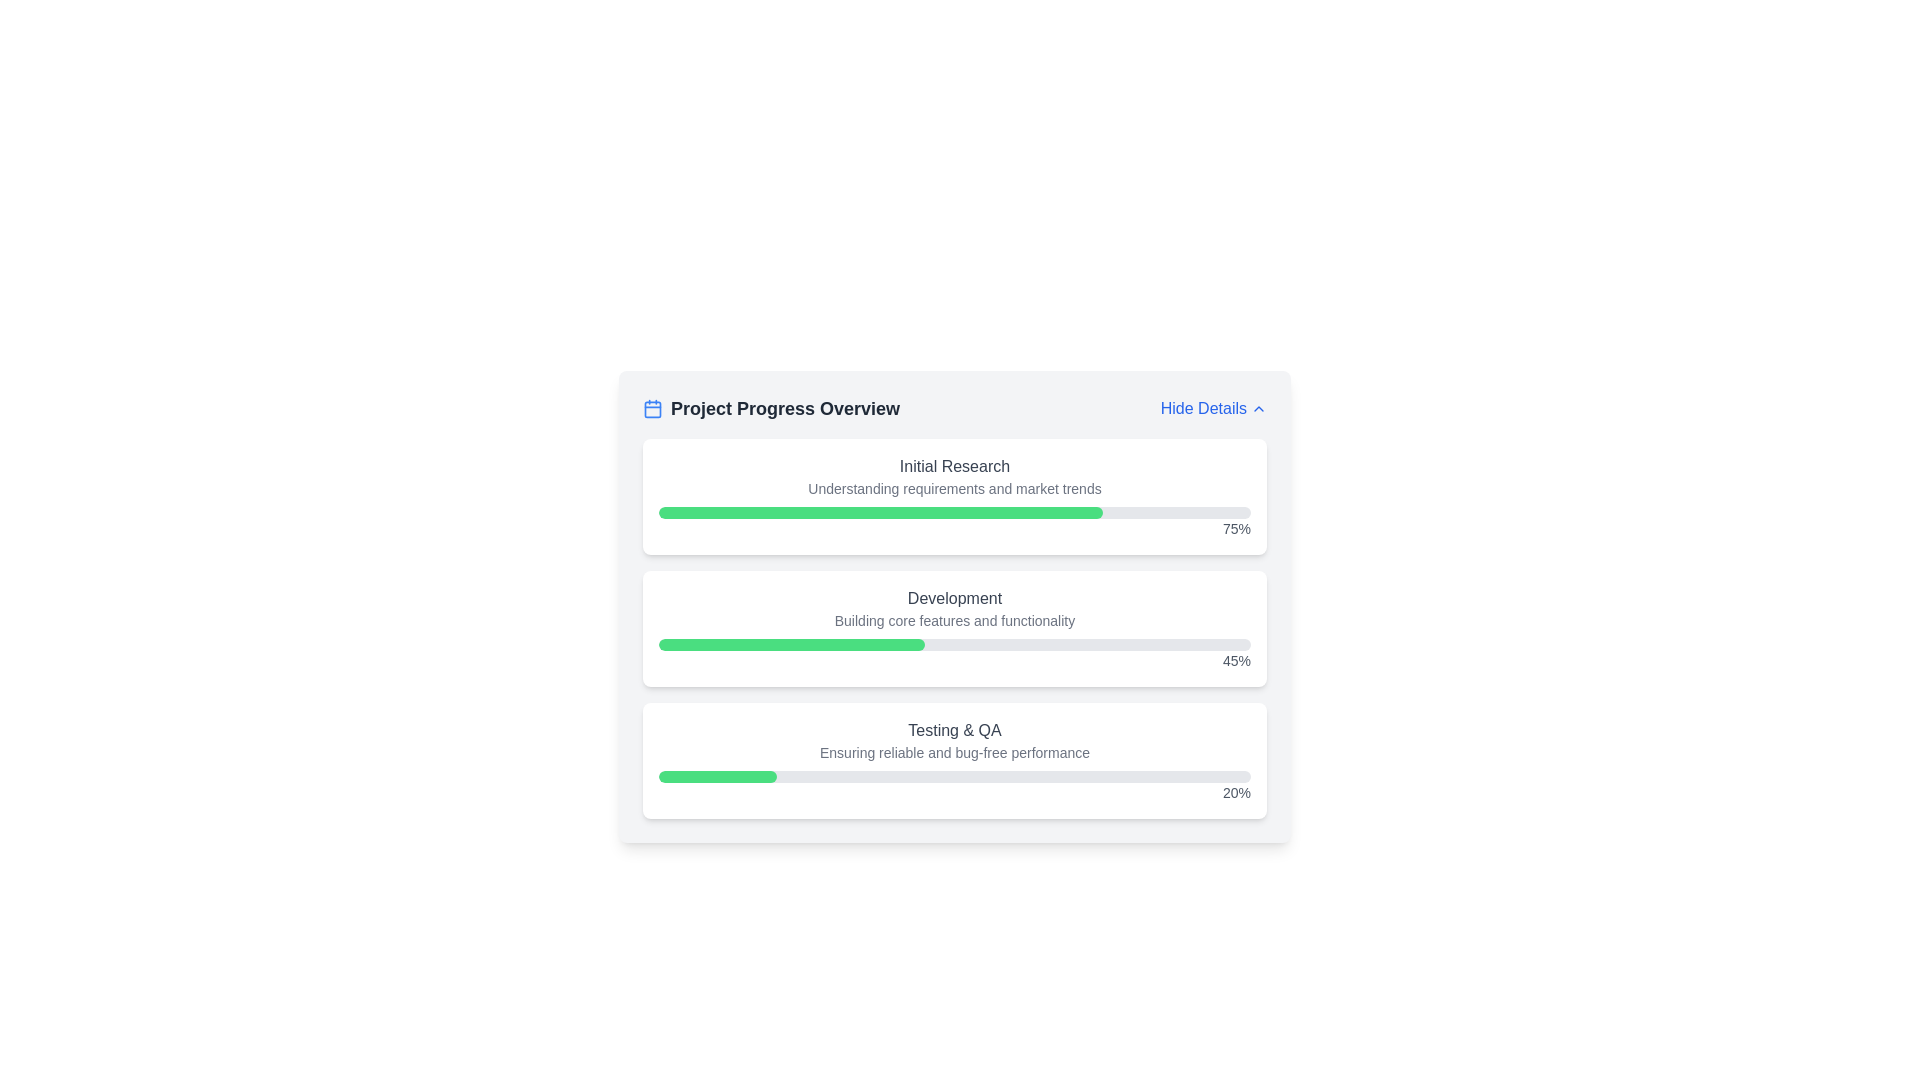  What do you see at coordinates (954, 627) in the screenshot?
I see `progress information from the Progress Indicator Panel titled 'Development', which displays a progress bar indicating 45%` at bounding box center [954, 627].